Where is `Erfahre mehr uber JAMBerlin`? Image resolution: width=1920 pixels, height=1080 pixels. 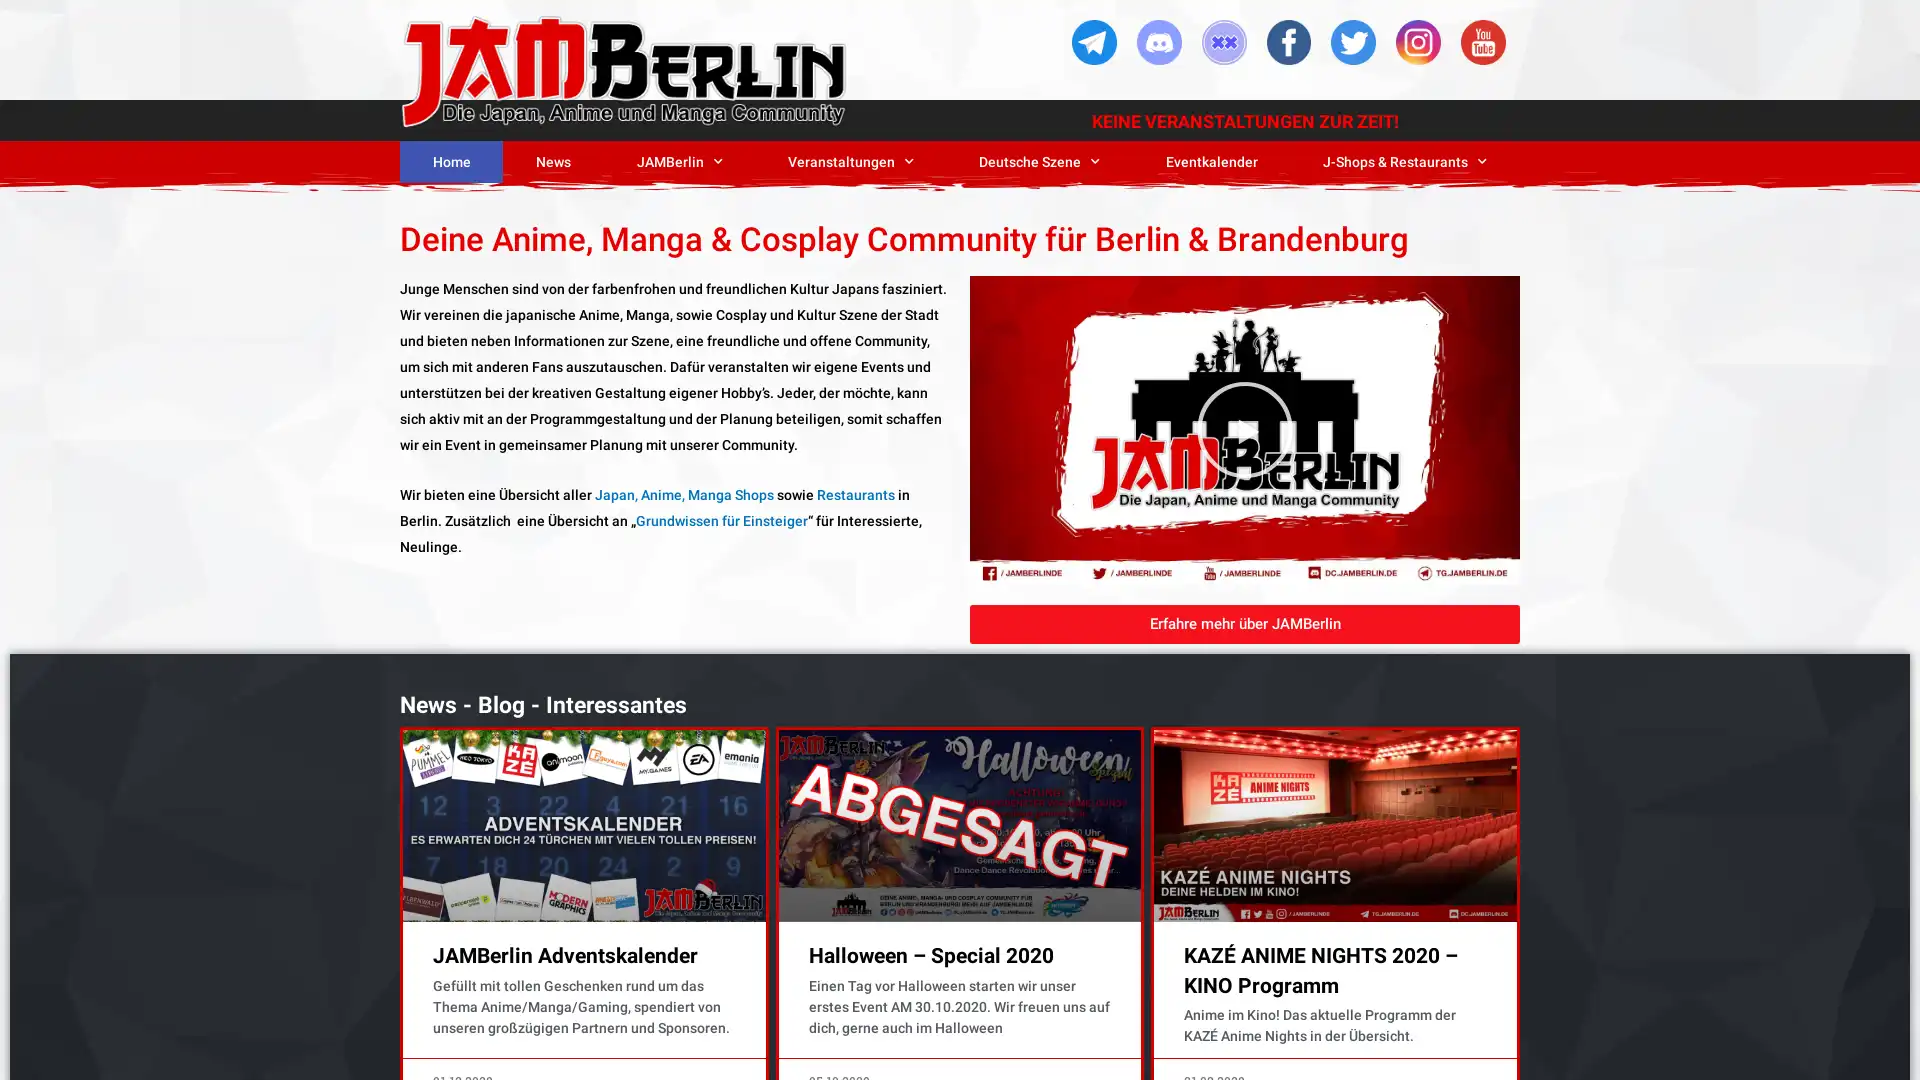 Erfahre mehr uber JAMBerlin is located at coordinates (1243, 622).